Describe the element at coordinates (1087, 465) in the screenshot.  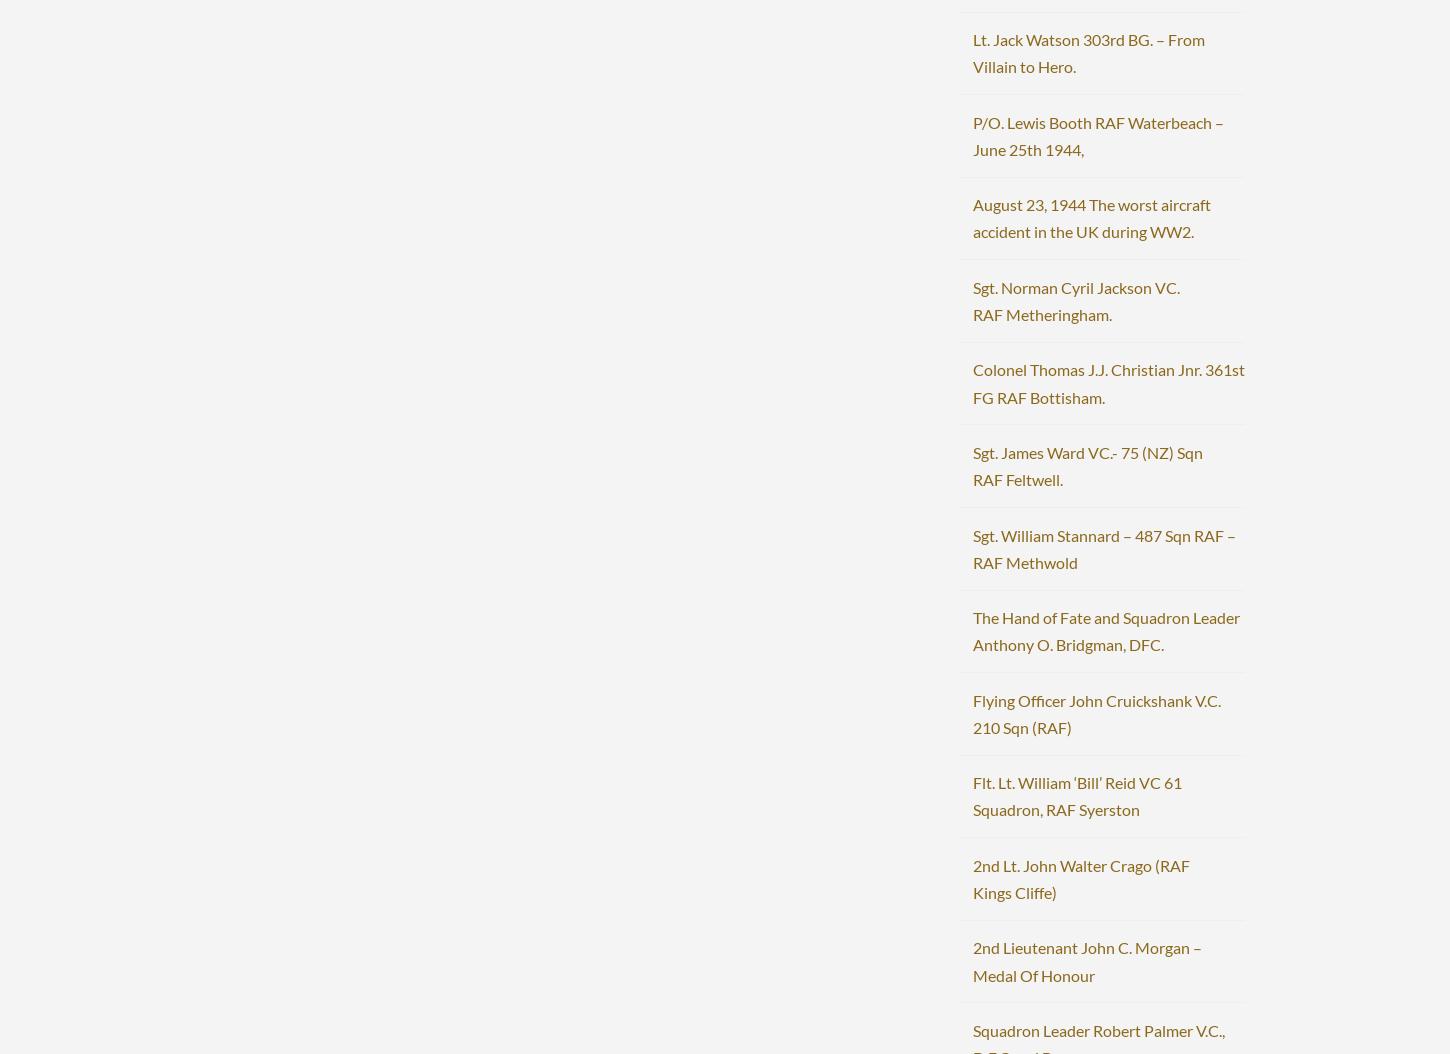
I see `'Sgt. James Ward VC.- 75 (NZ) Sqn RAF Feltwell.'` at that location.